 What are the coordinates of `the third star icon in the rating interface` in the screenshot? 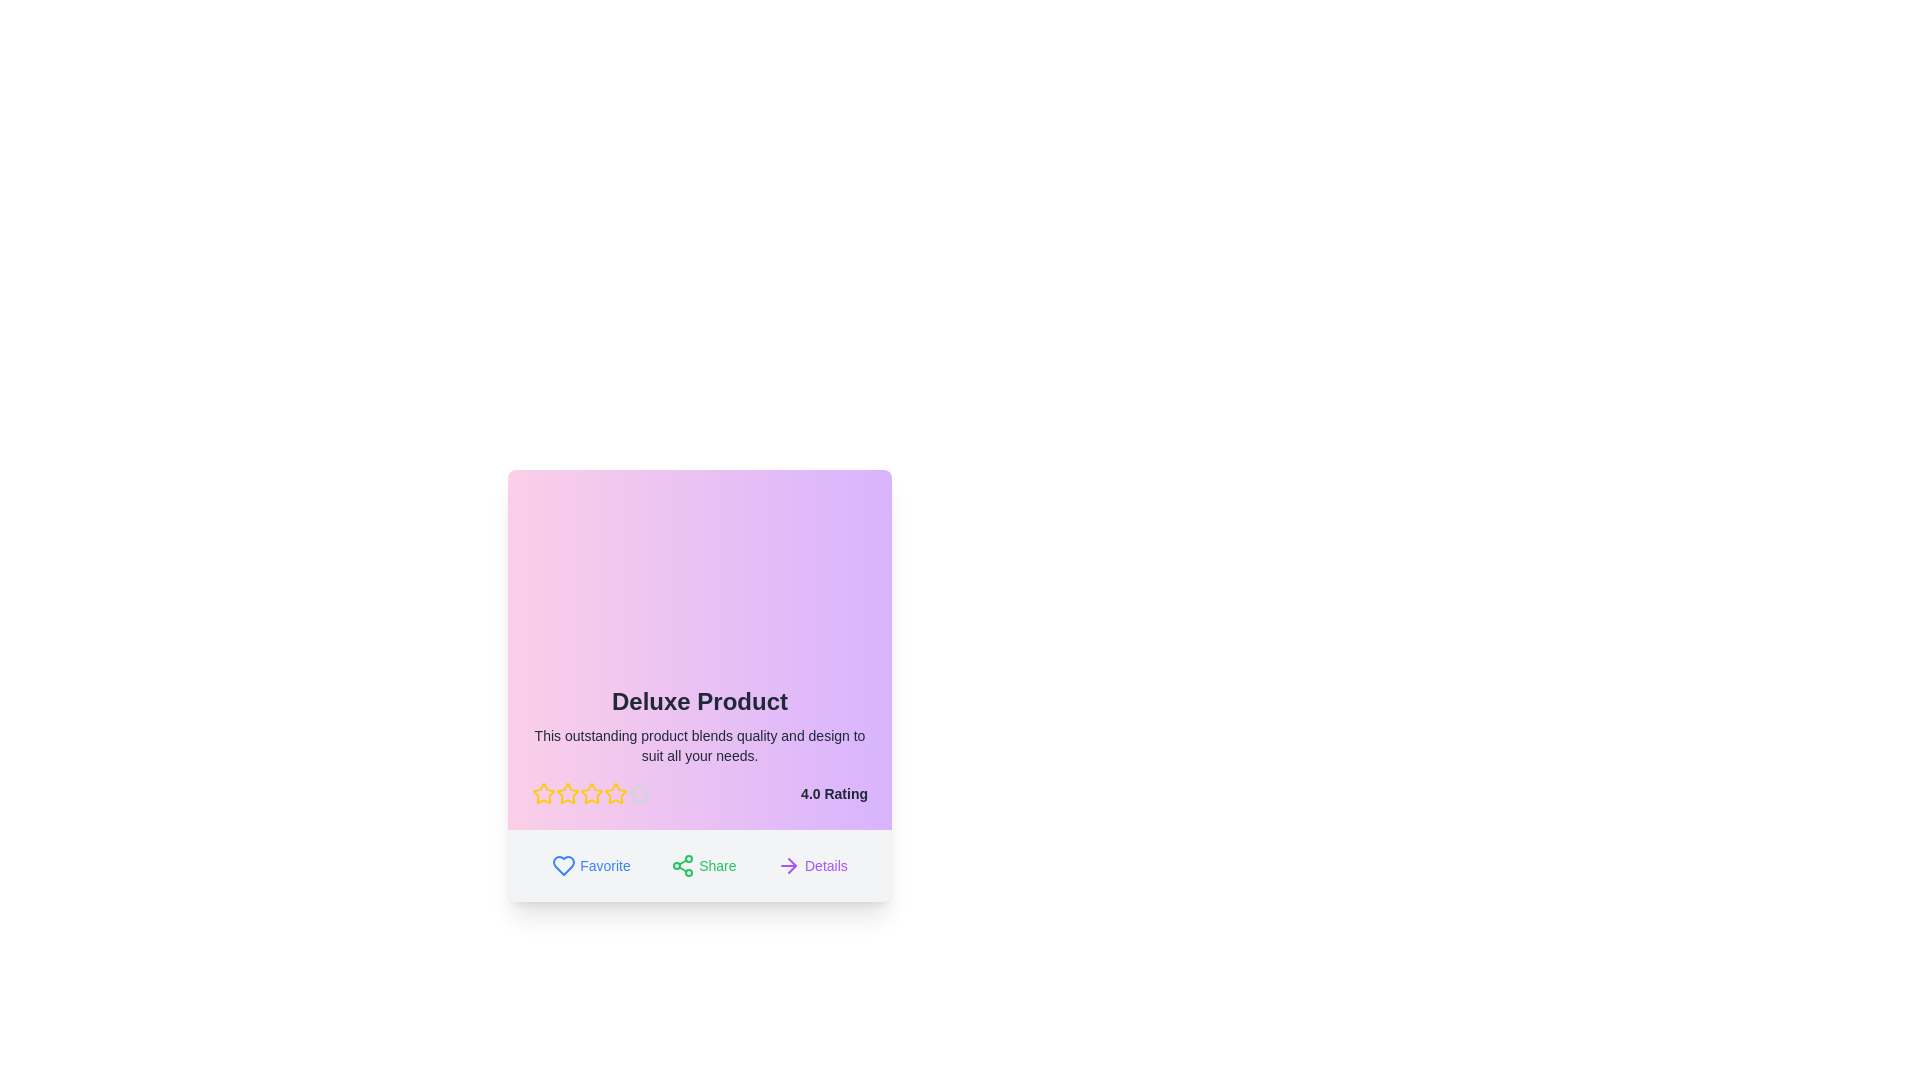 It's located at (614, 792).